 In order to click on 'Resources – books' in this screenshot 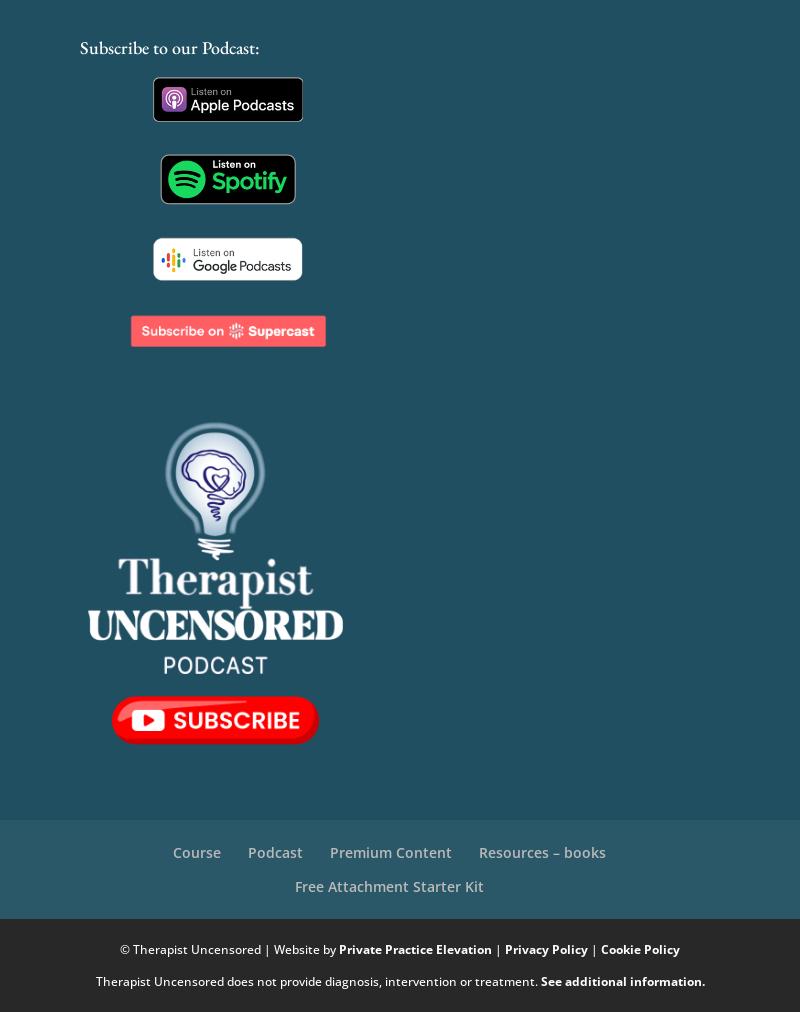, I will do `click(541, 850)`.